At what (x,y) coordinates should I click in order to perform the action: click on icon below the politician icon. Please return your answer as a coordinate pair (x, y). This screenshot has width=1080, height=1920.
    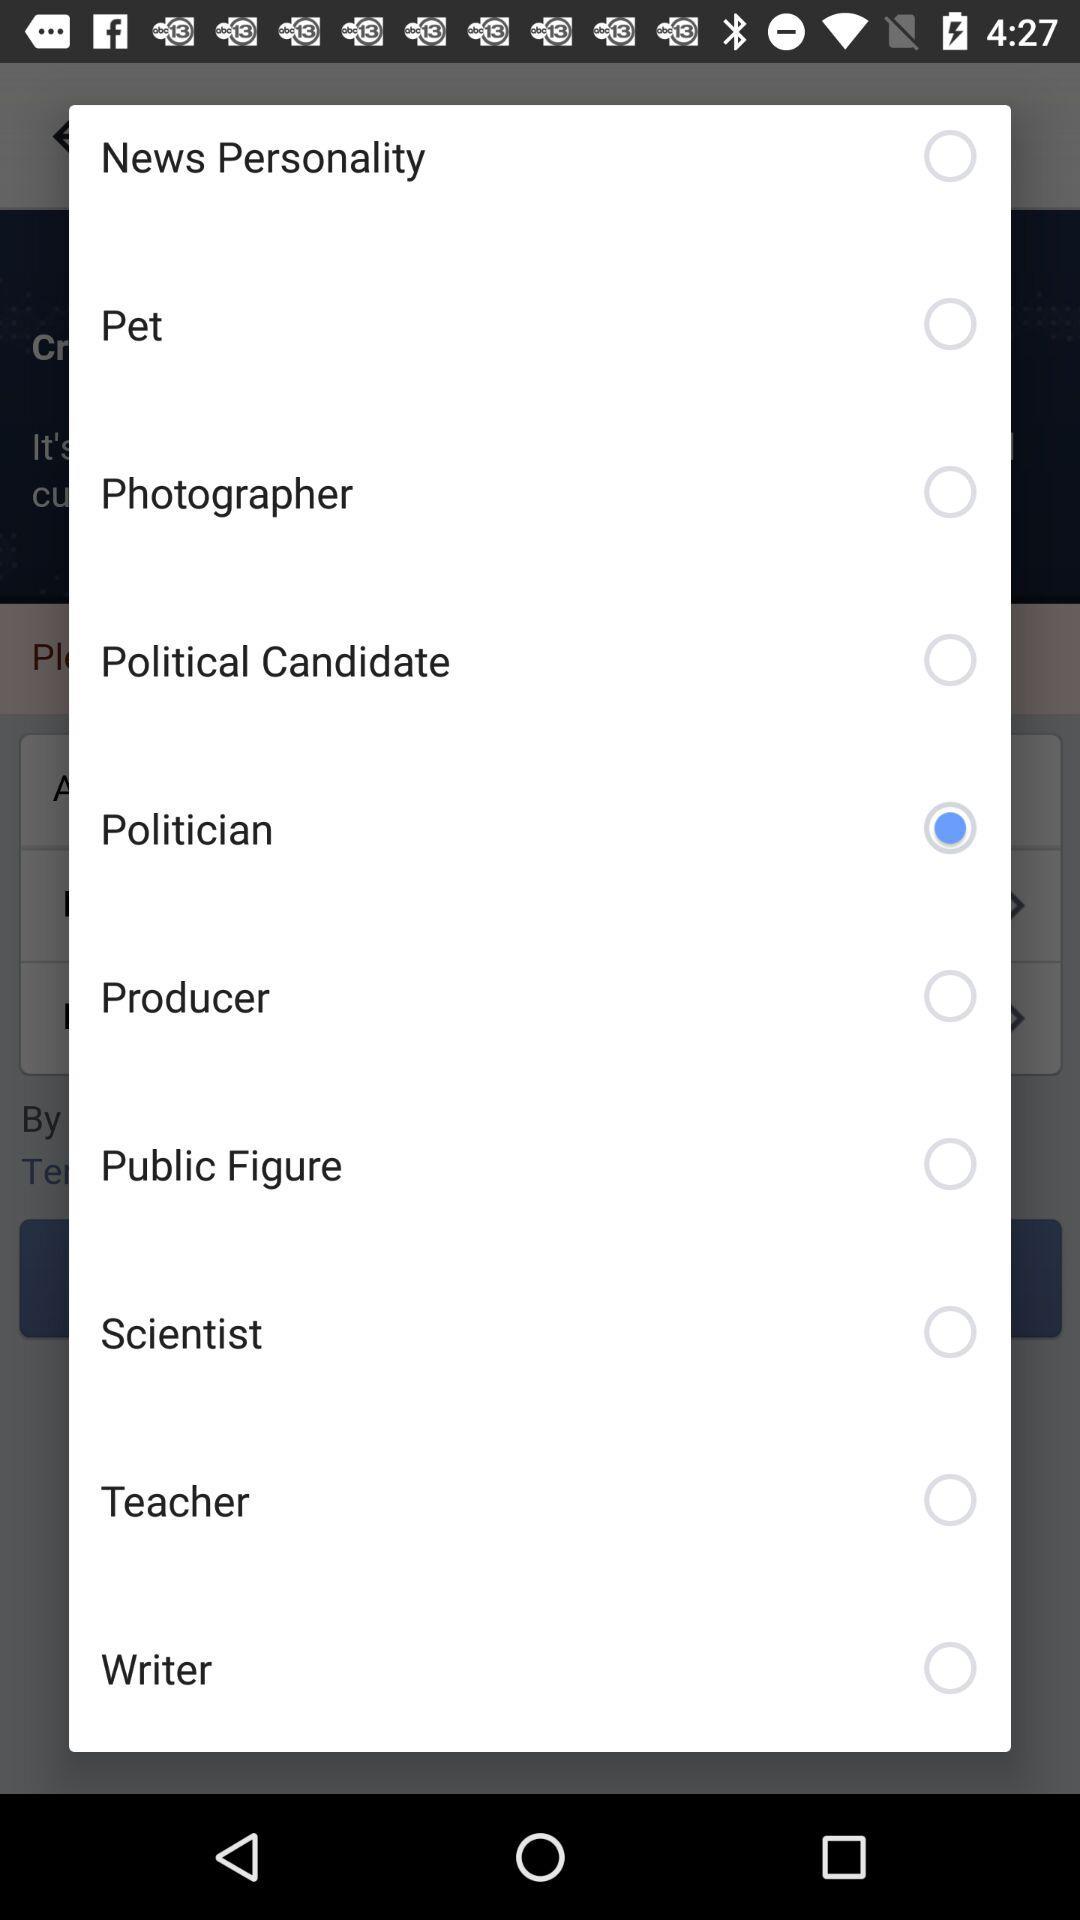
    Looking at the image, I should click on (540, 995).